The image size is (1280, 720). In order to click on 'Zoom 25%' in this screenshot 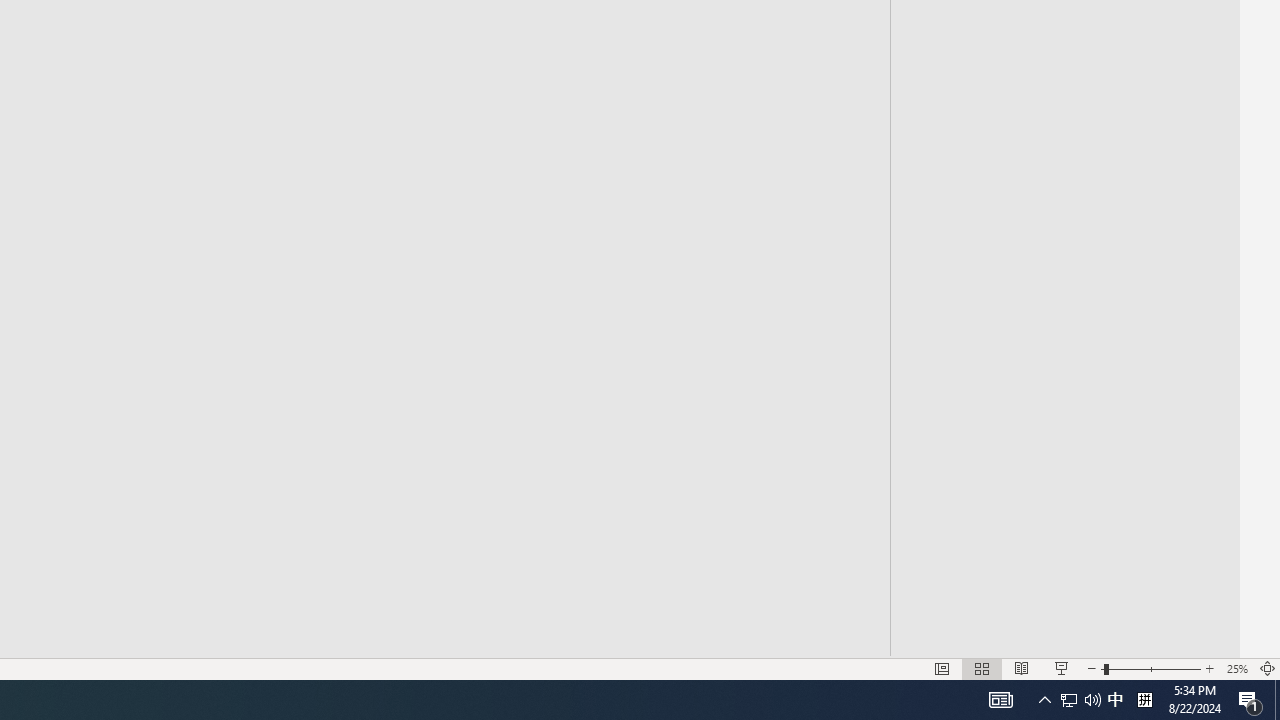, I will do `click(1236, 669)`.